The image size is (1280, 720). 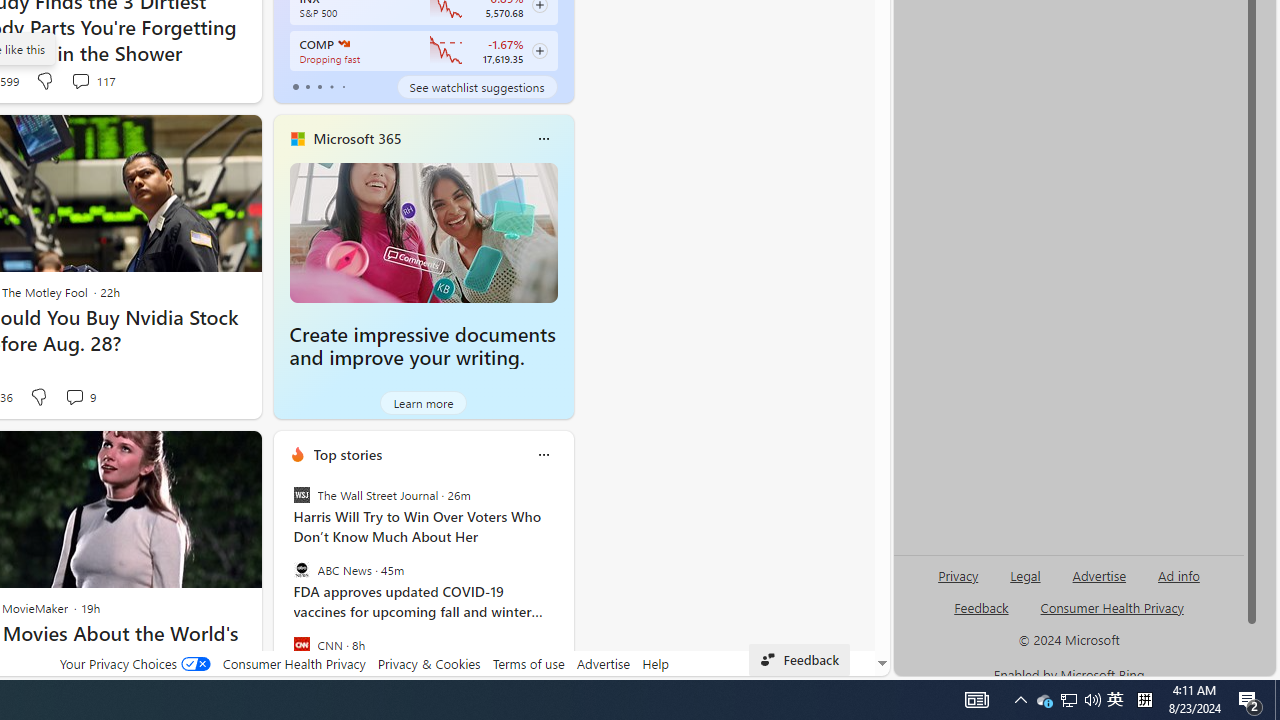 What do you see at coordinates (74, 397) in the screenshot?
I see `'View comments 9 Comment'` at bounding box center [74, 397].